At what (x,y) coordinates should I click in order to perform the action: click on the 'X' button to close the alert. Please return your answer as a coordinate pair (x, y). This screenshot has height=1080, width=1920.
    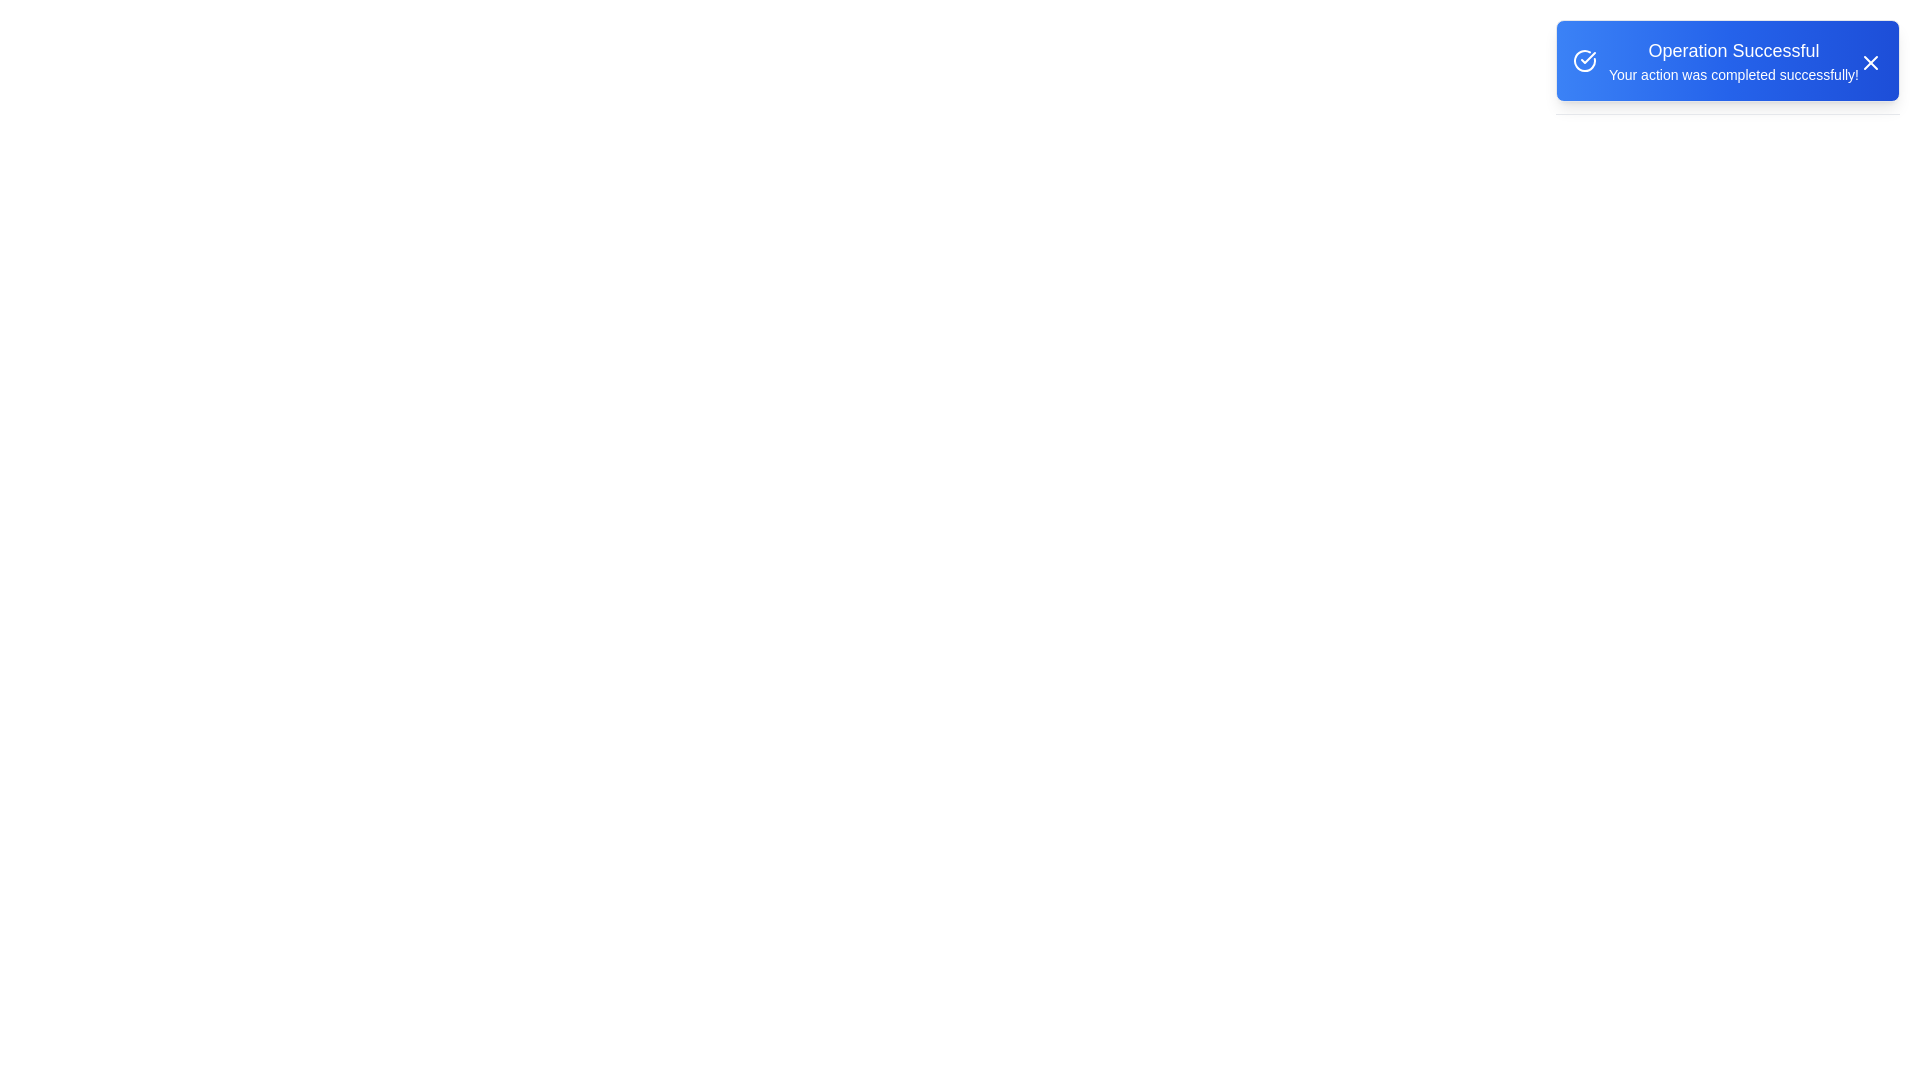
    Looking at the image, I should click on (1870, 61).